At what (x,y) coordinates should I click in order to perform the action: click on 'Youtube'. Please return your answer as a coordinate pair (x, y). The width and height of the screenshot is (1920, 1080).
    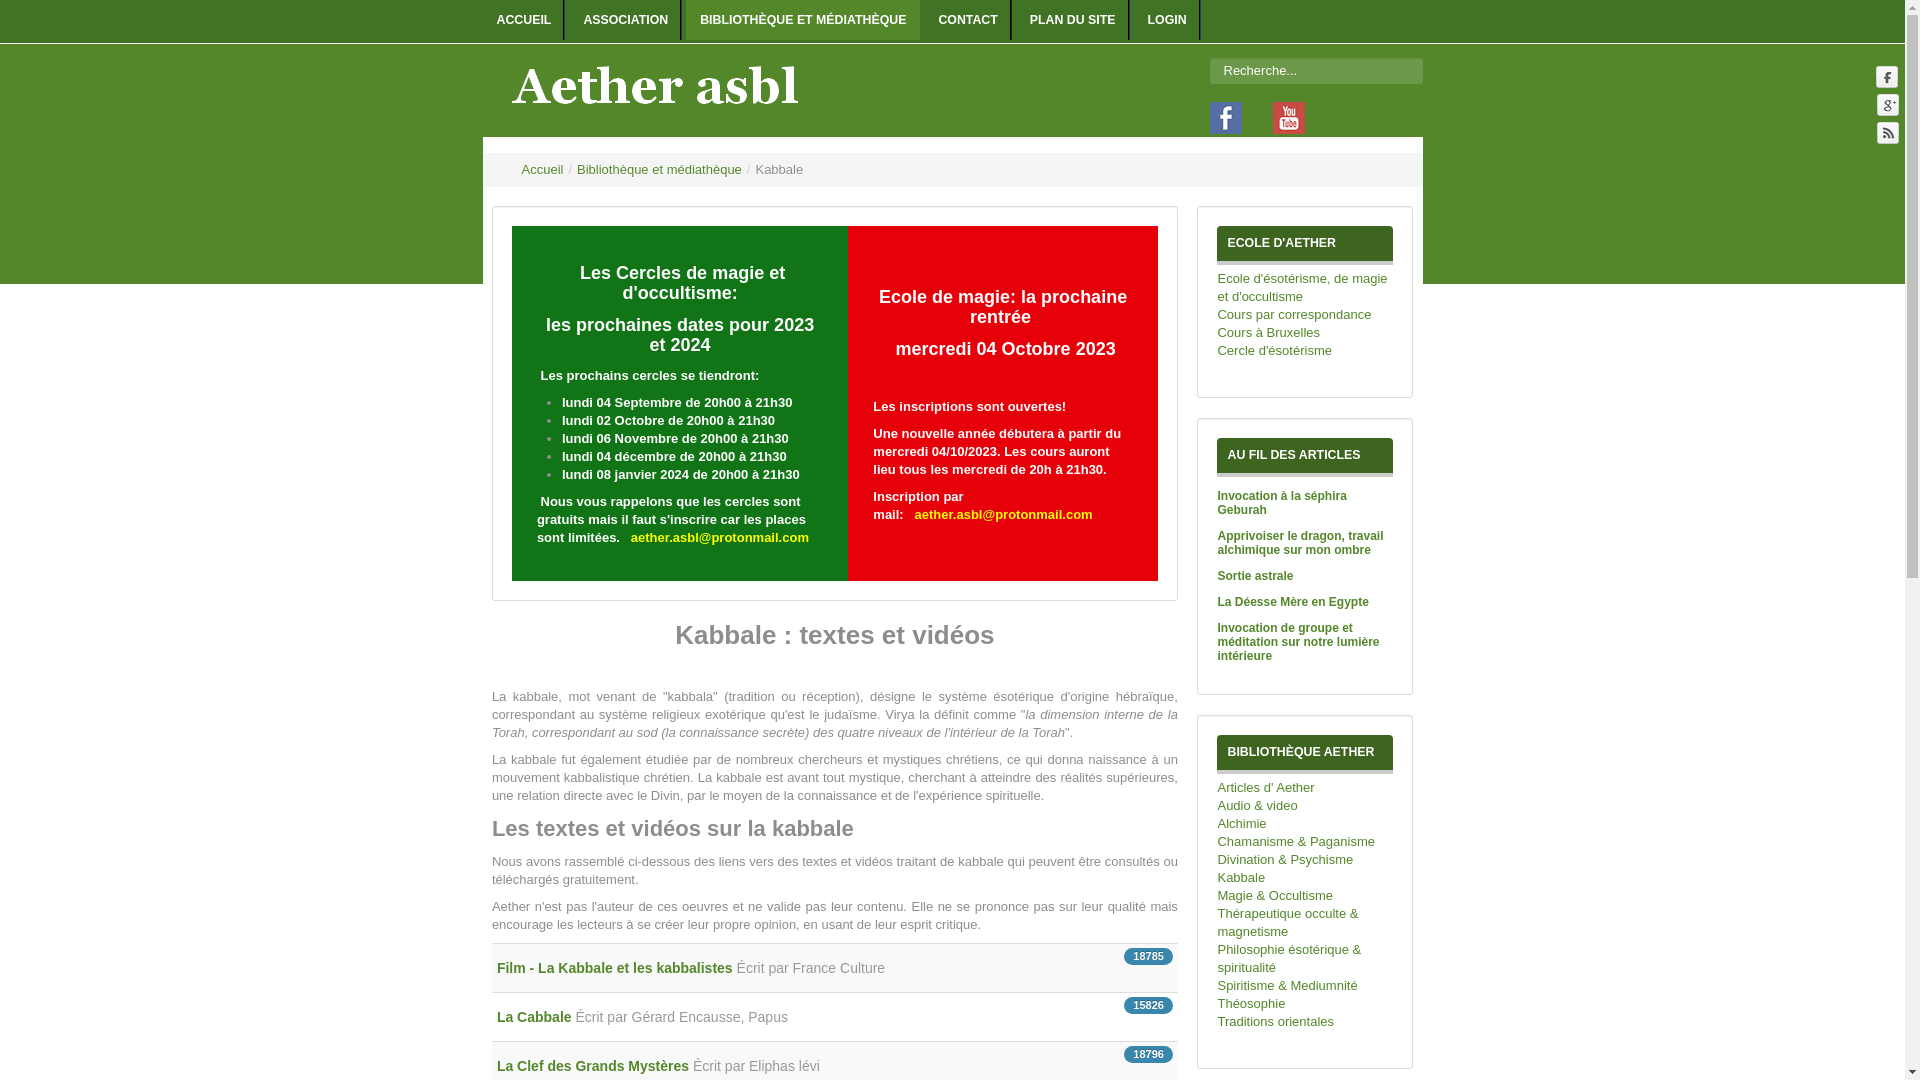
    Looking at the image, I should click on (1283, 116).